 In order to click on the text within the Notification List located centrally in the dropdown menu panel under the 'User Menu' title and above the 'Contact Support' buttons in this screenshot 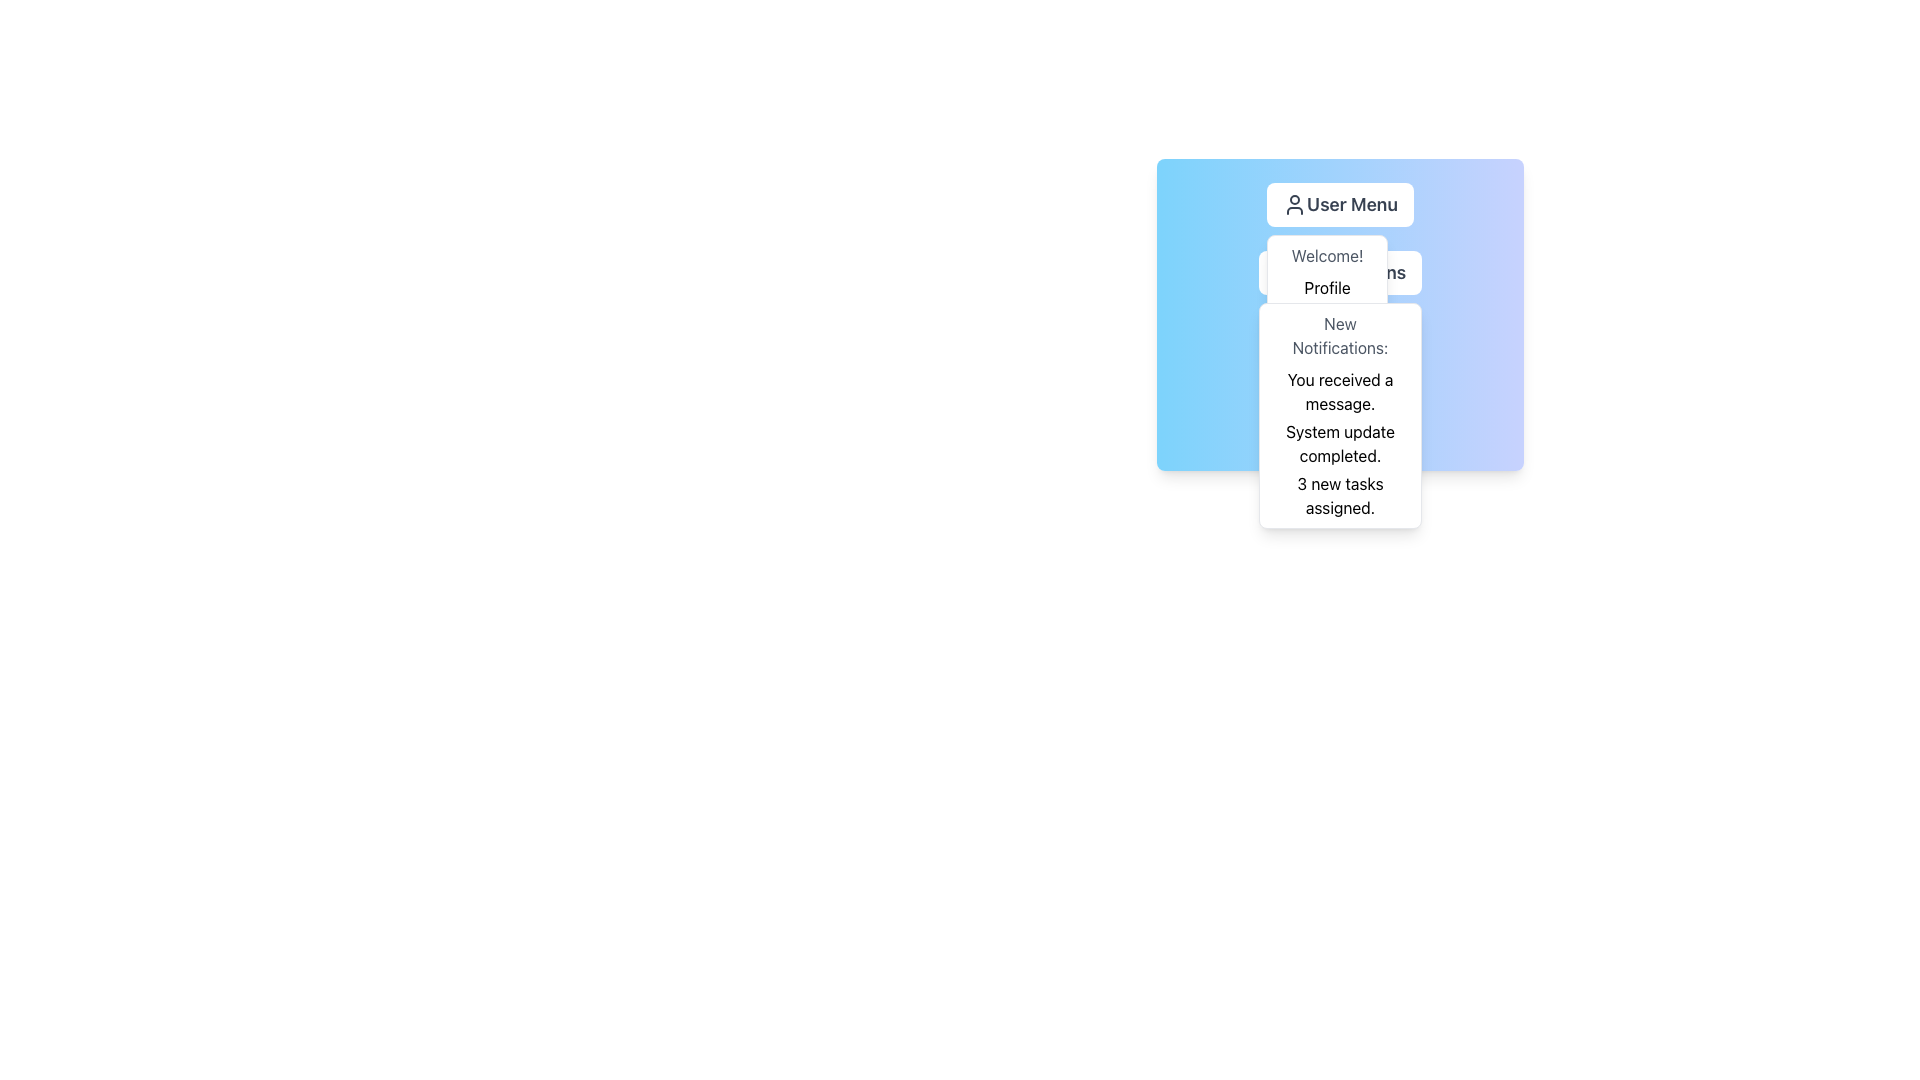, I will do `click(1340, 315)`.